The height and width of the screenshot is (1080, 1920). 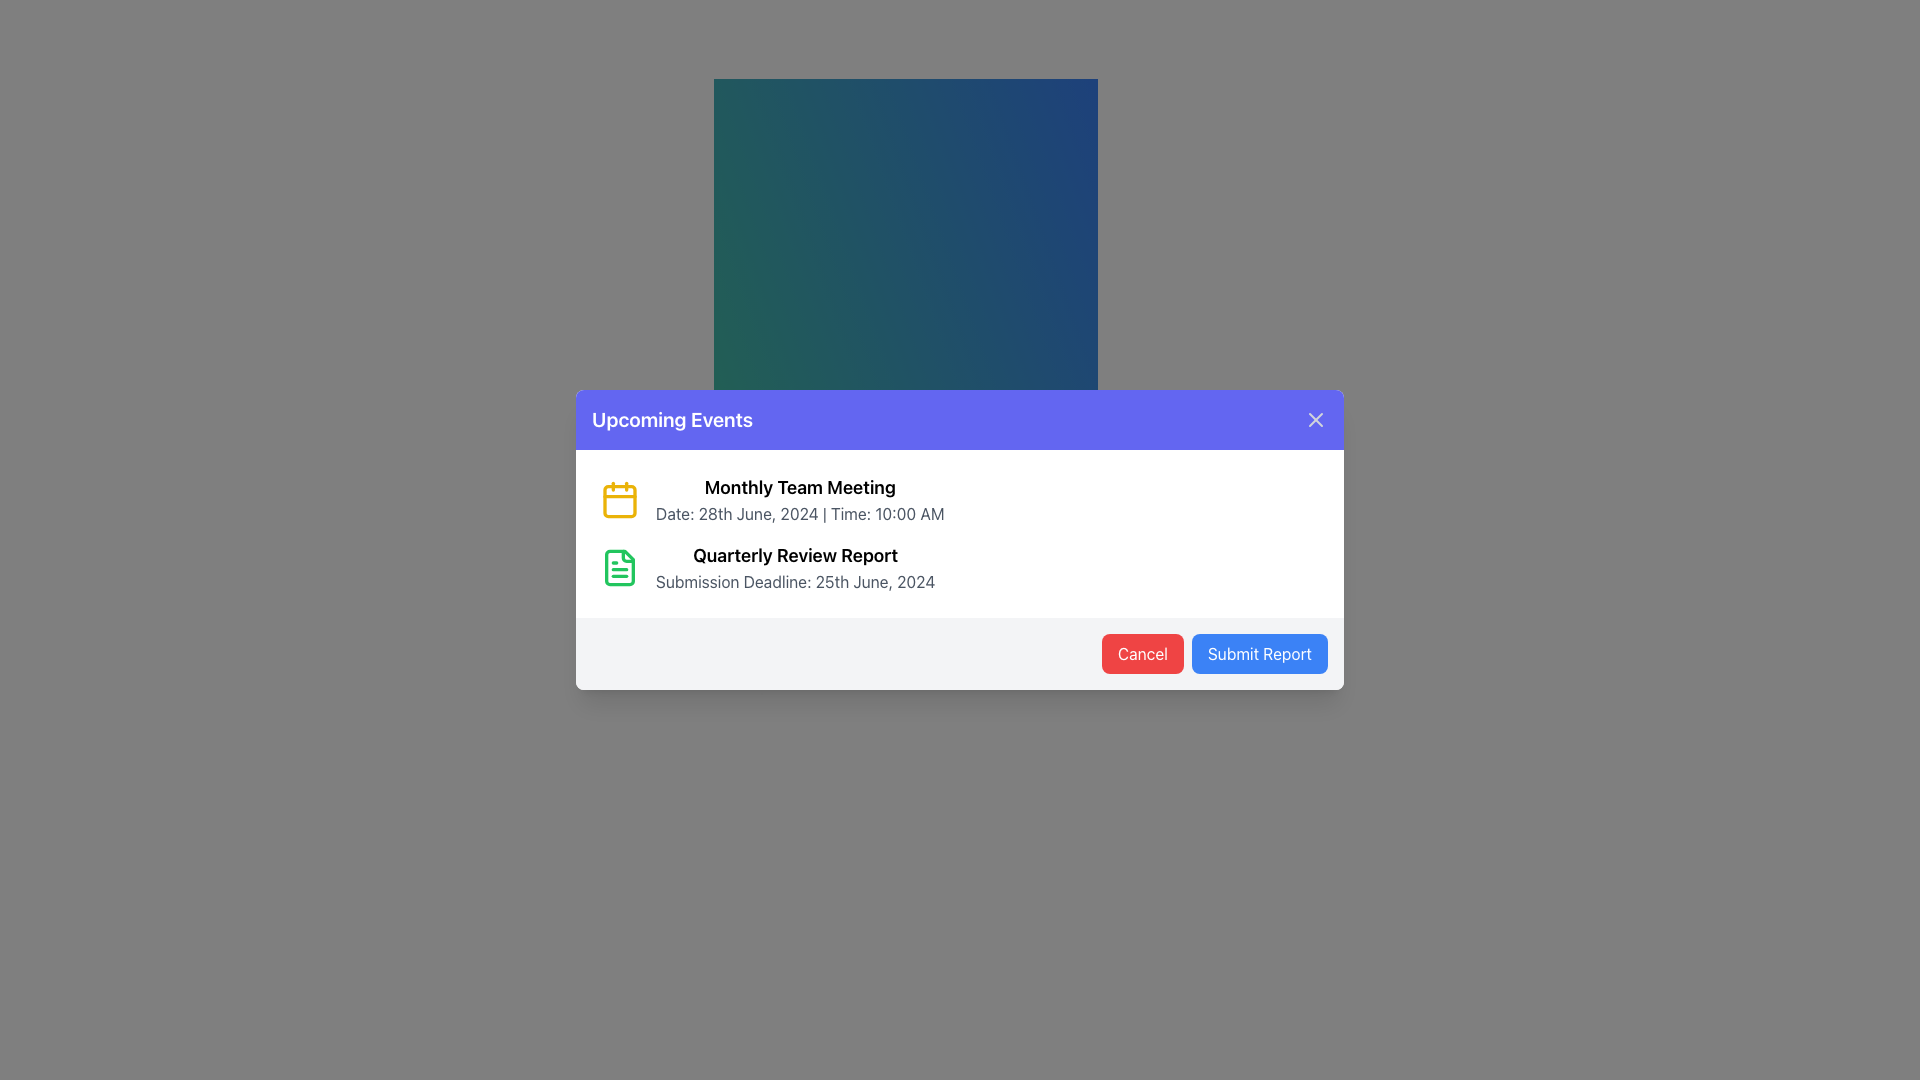 What do you see at coordinates (618, 499) in the screenshot?
I see `the calendar icon representing the first listed event for the 'Monthly Team Meeting' located under 'Upcoming Events'` at bounding box center [618, 499].